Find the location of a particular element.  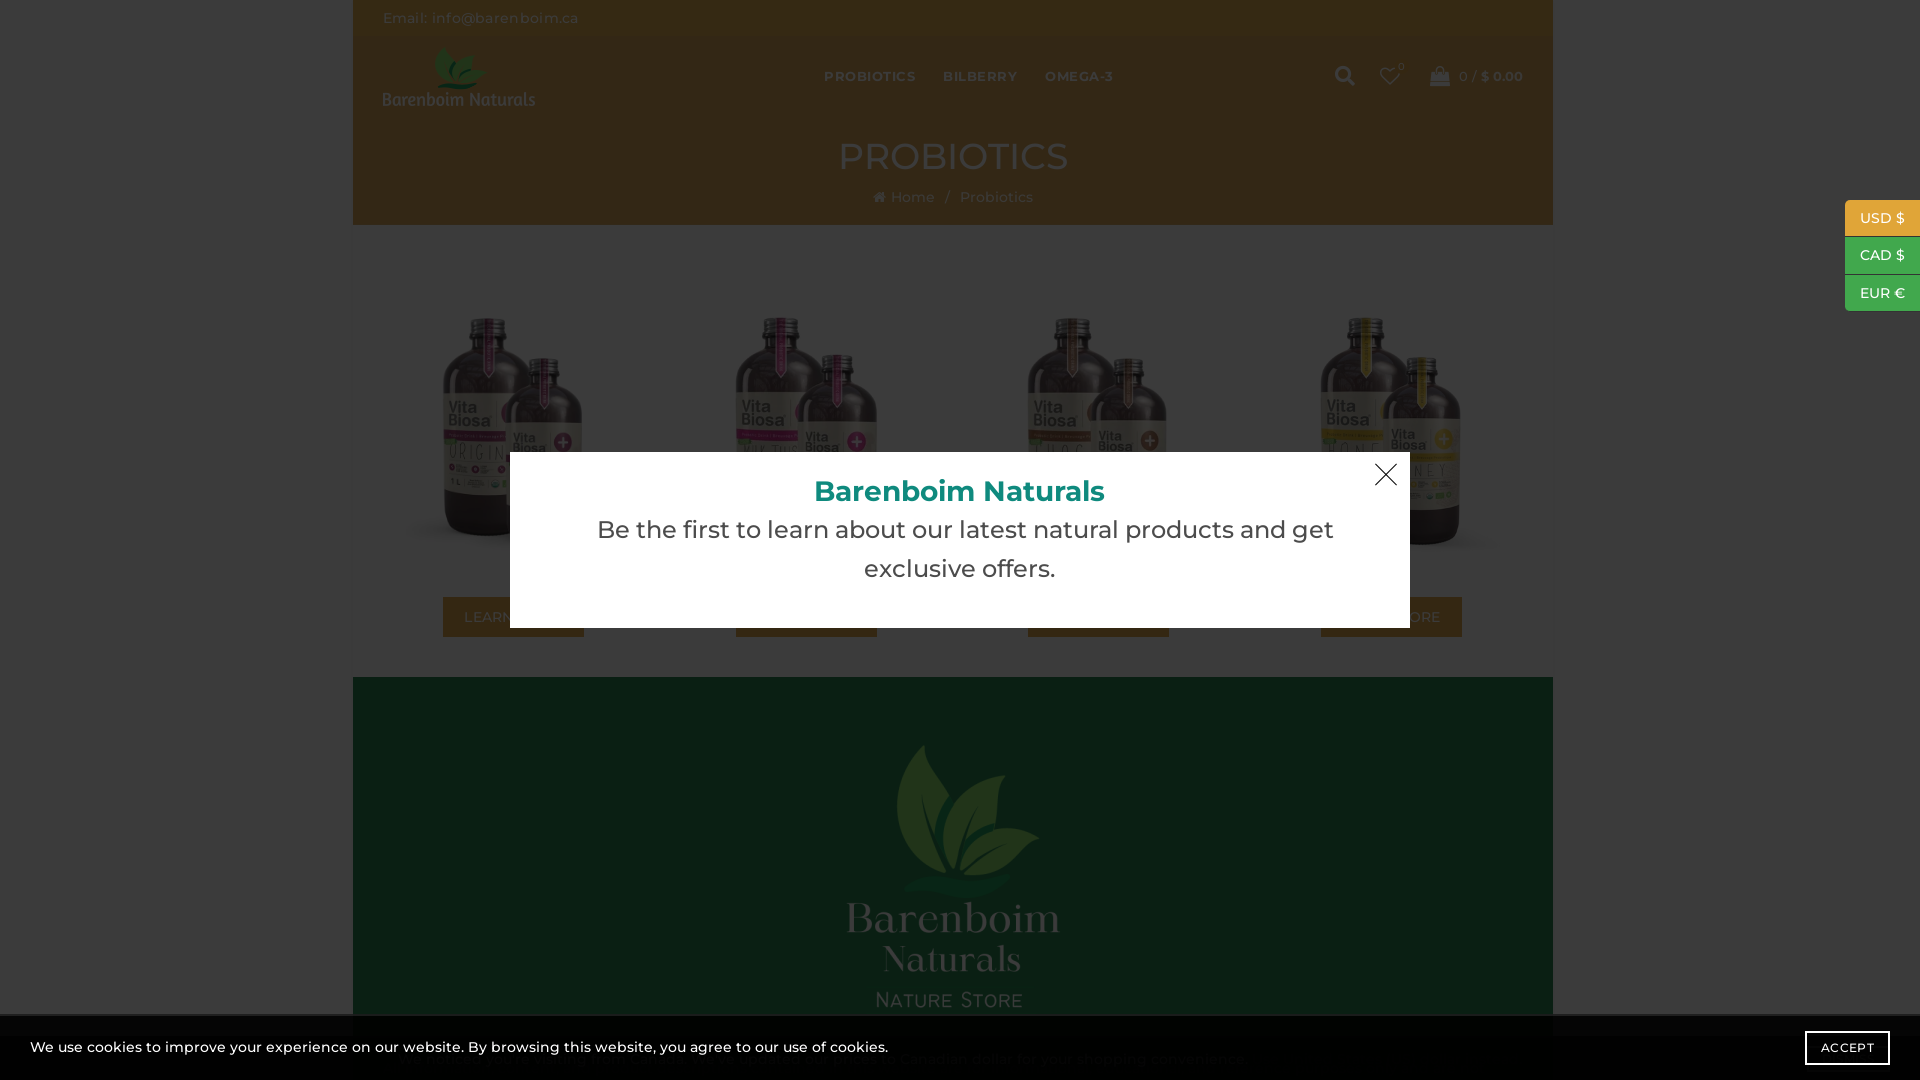

'Search' is located at coordinates (1313, 27).